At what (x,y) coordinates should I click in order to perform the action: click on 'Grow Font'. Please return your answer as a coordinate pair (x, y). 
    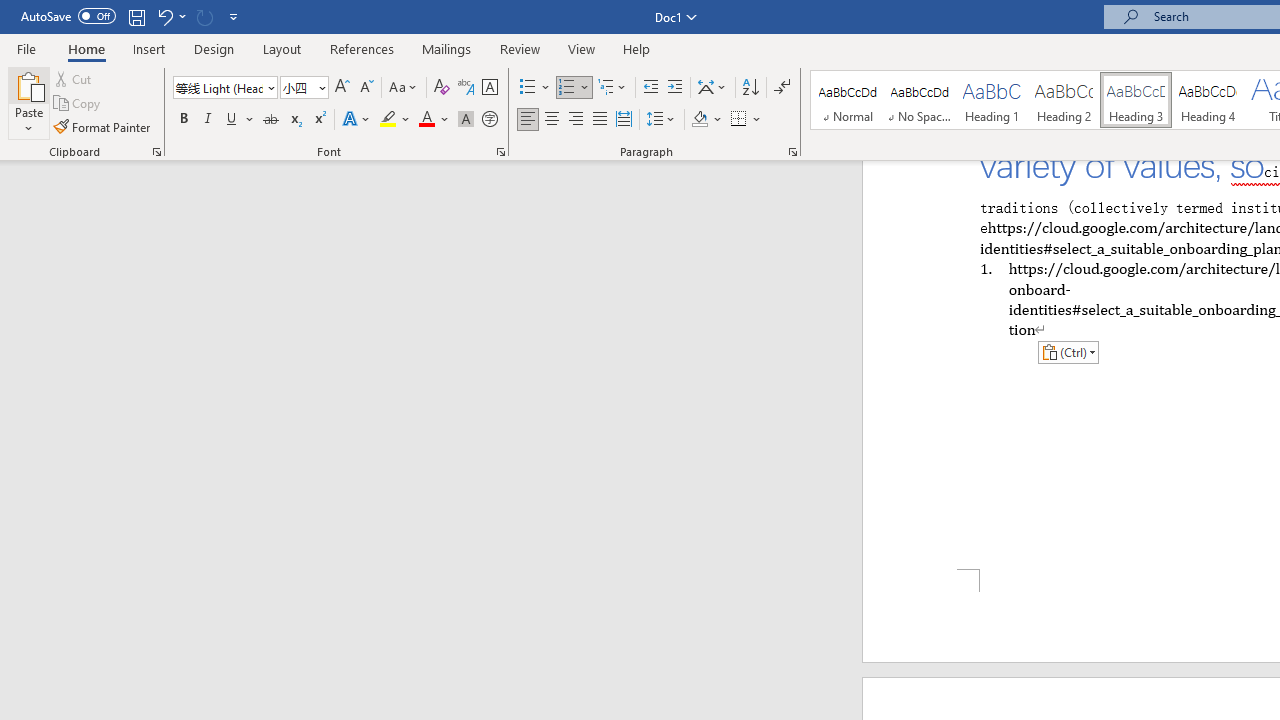
    Looking at the image, I should click on (342, 86).